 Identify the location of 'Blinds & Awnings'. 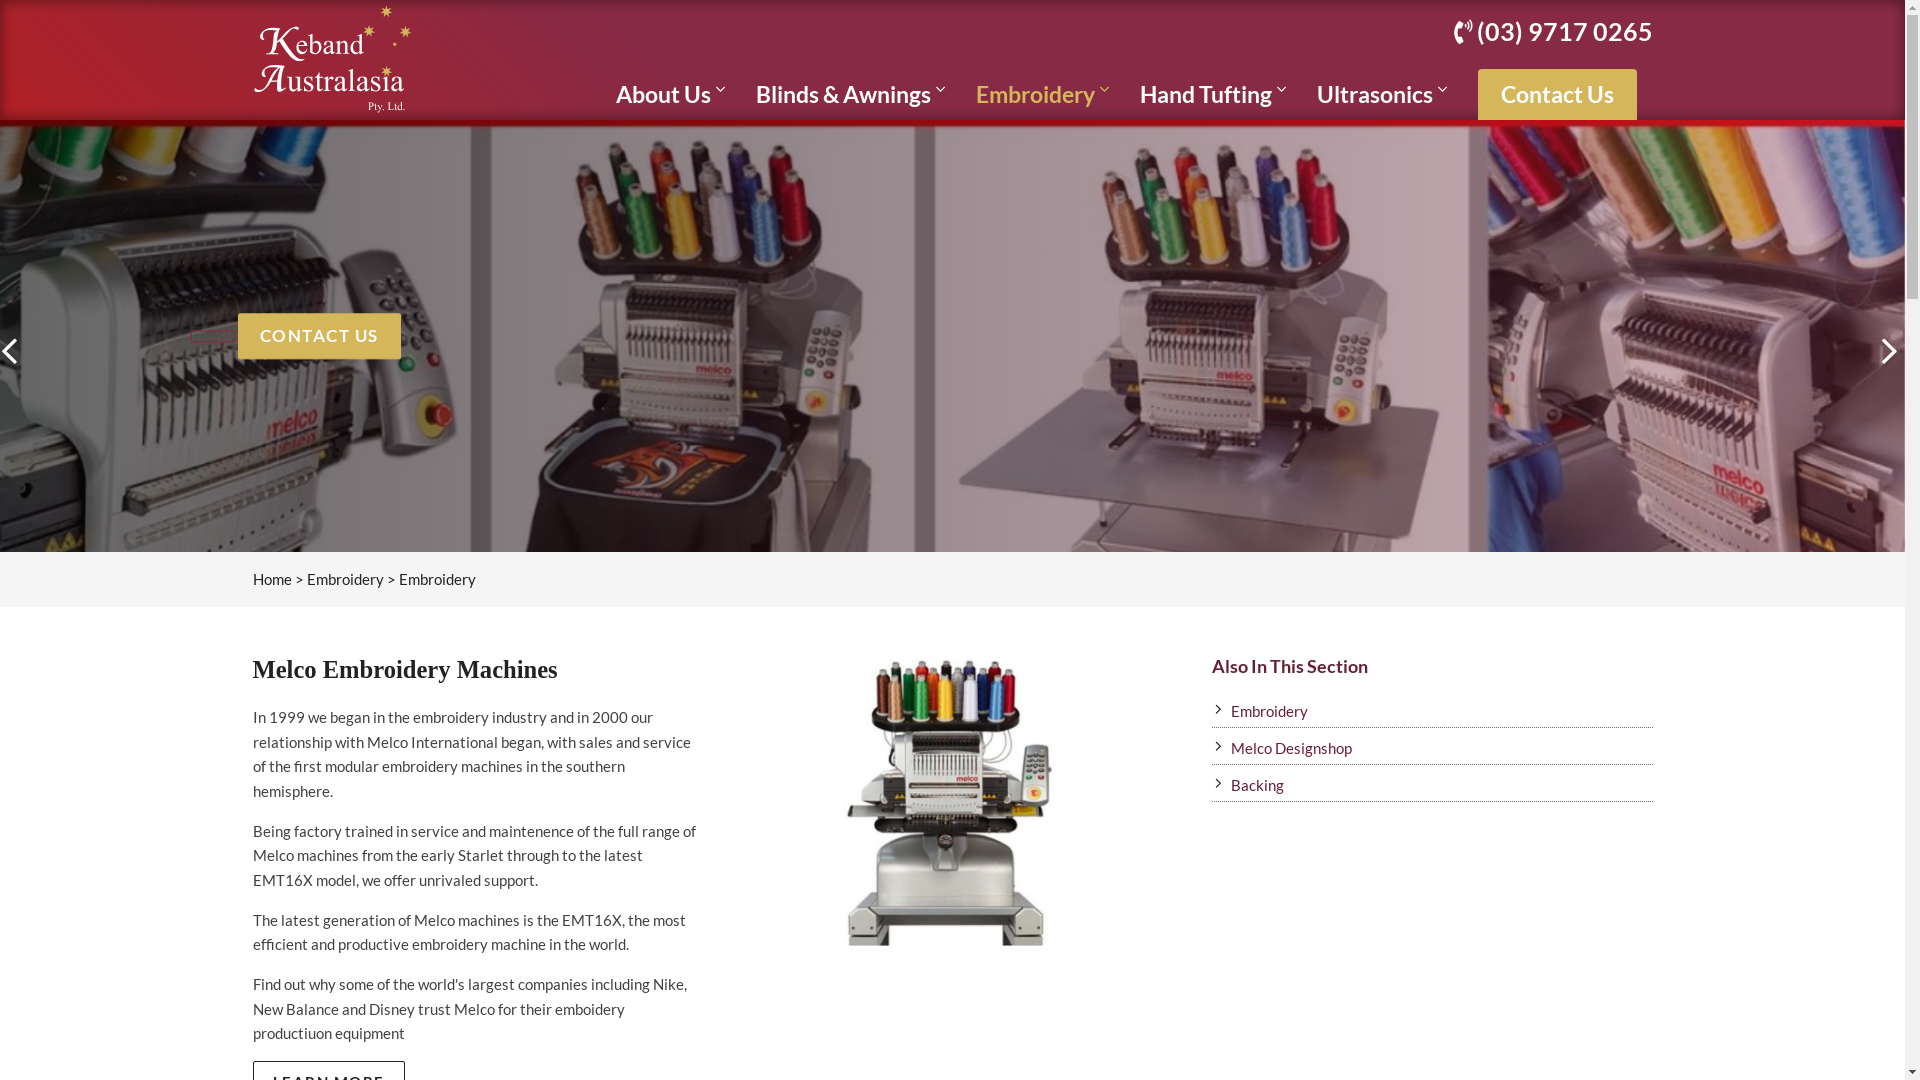
(850, 94).